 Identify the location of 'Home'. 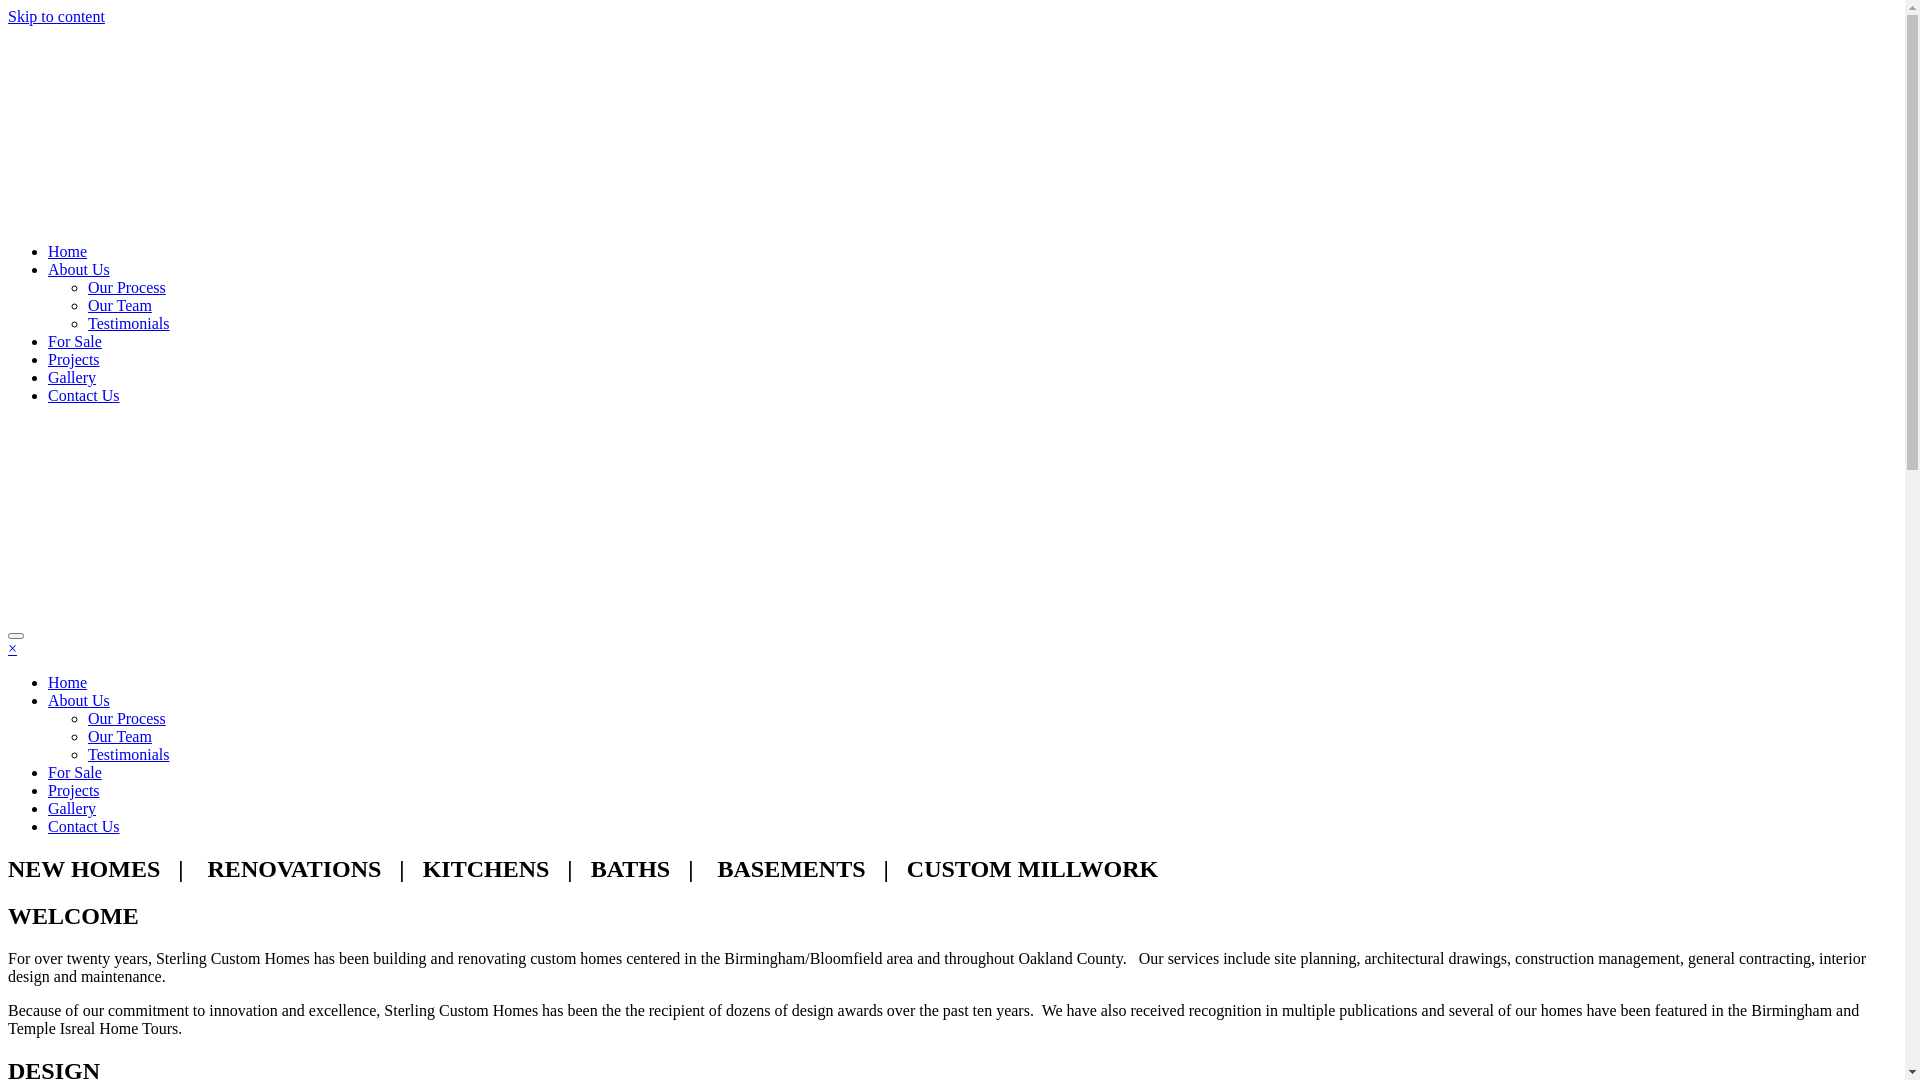
(67, 250).